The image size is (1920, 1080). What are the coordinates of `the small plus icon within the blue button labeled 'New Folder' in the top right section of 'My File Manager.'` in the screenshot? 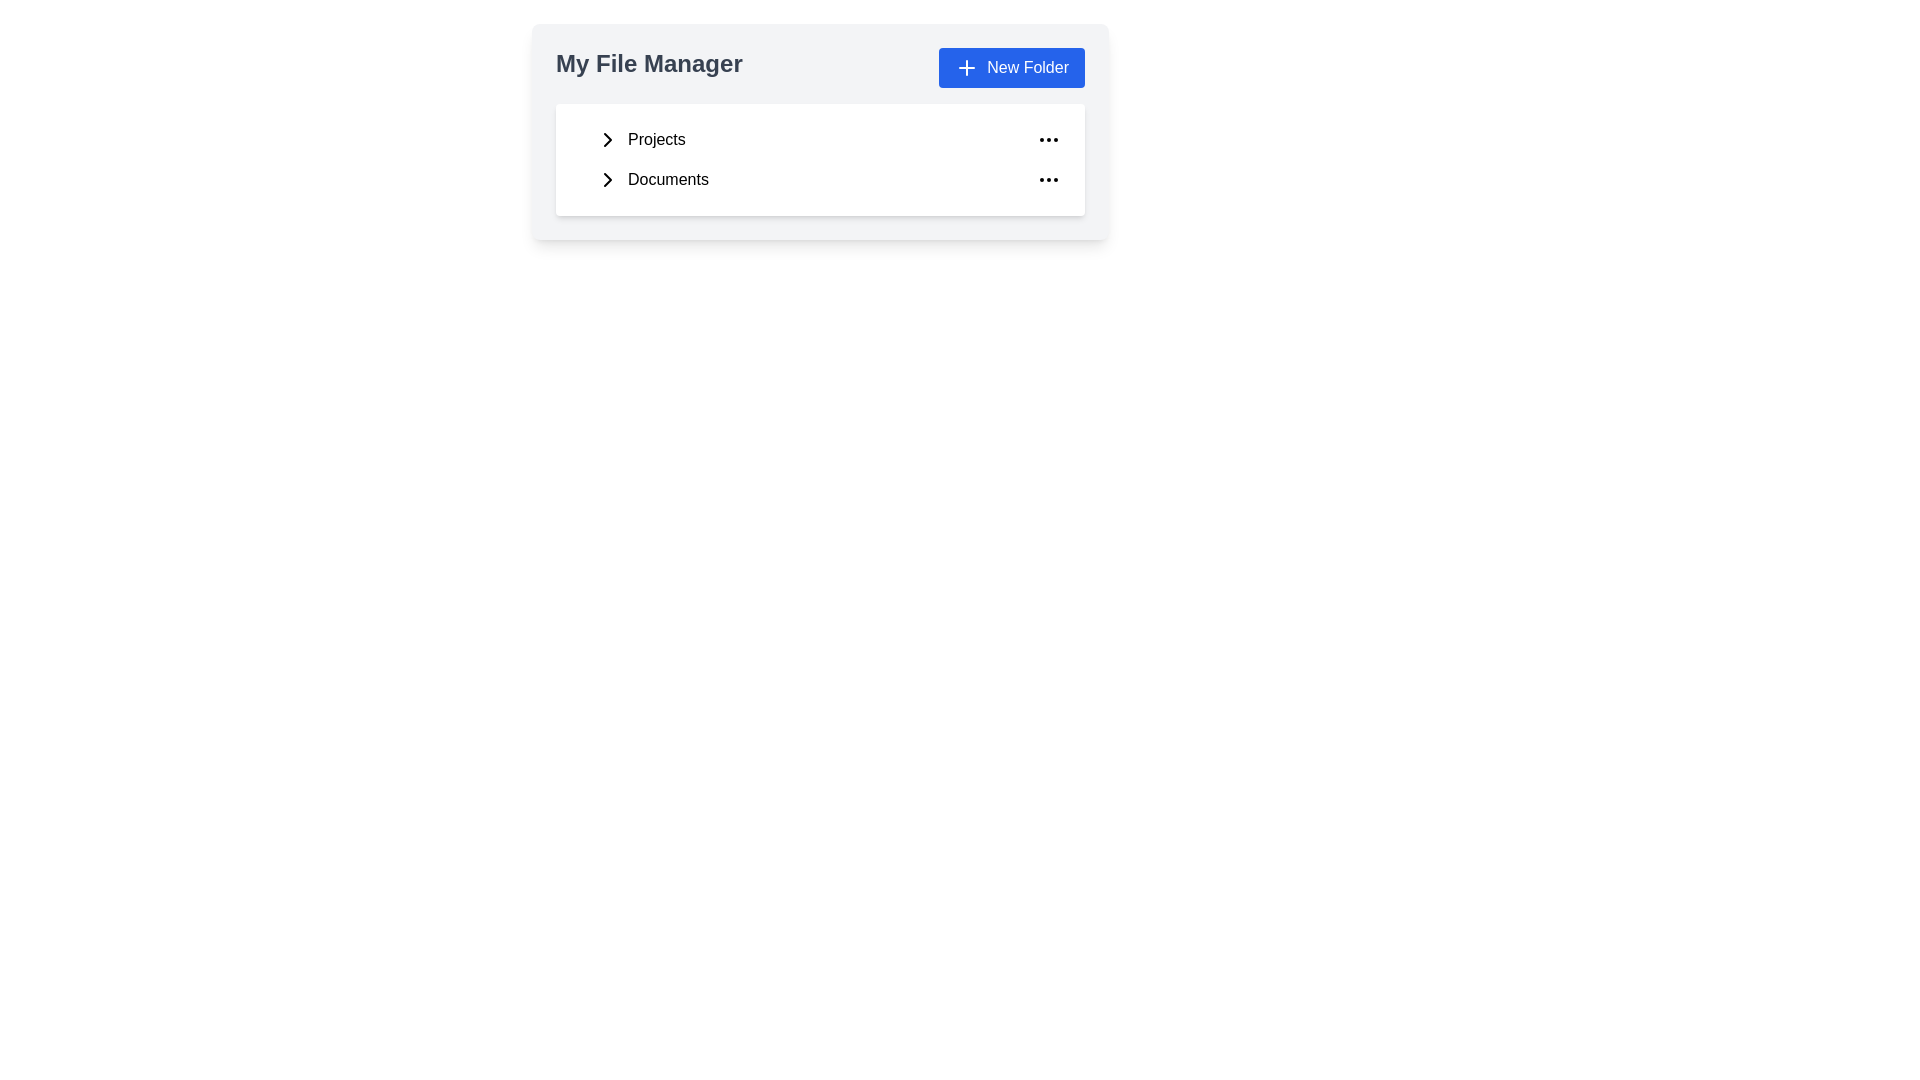 It's located at (967, 67).